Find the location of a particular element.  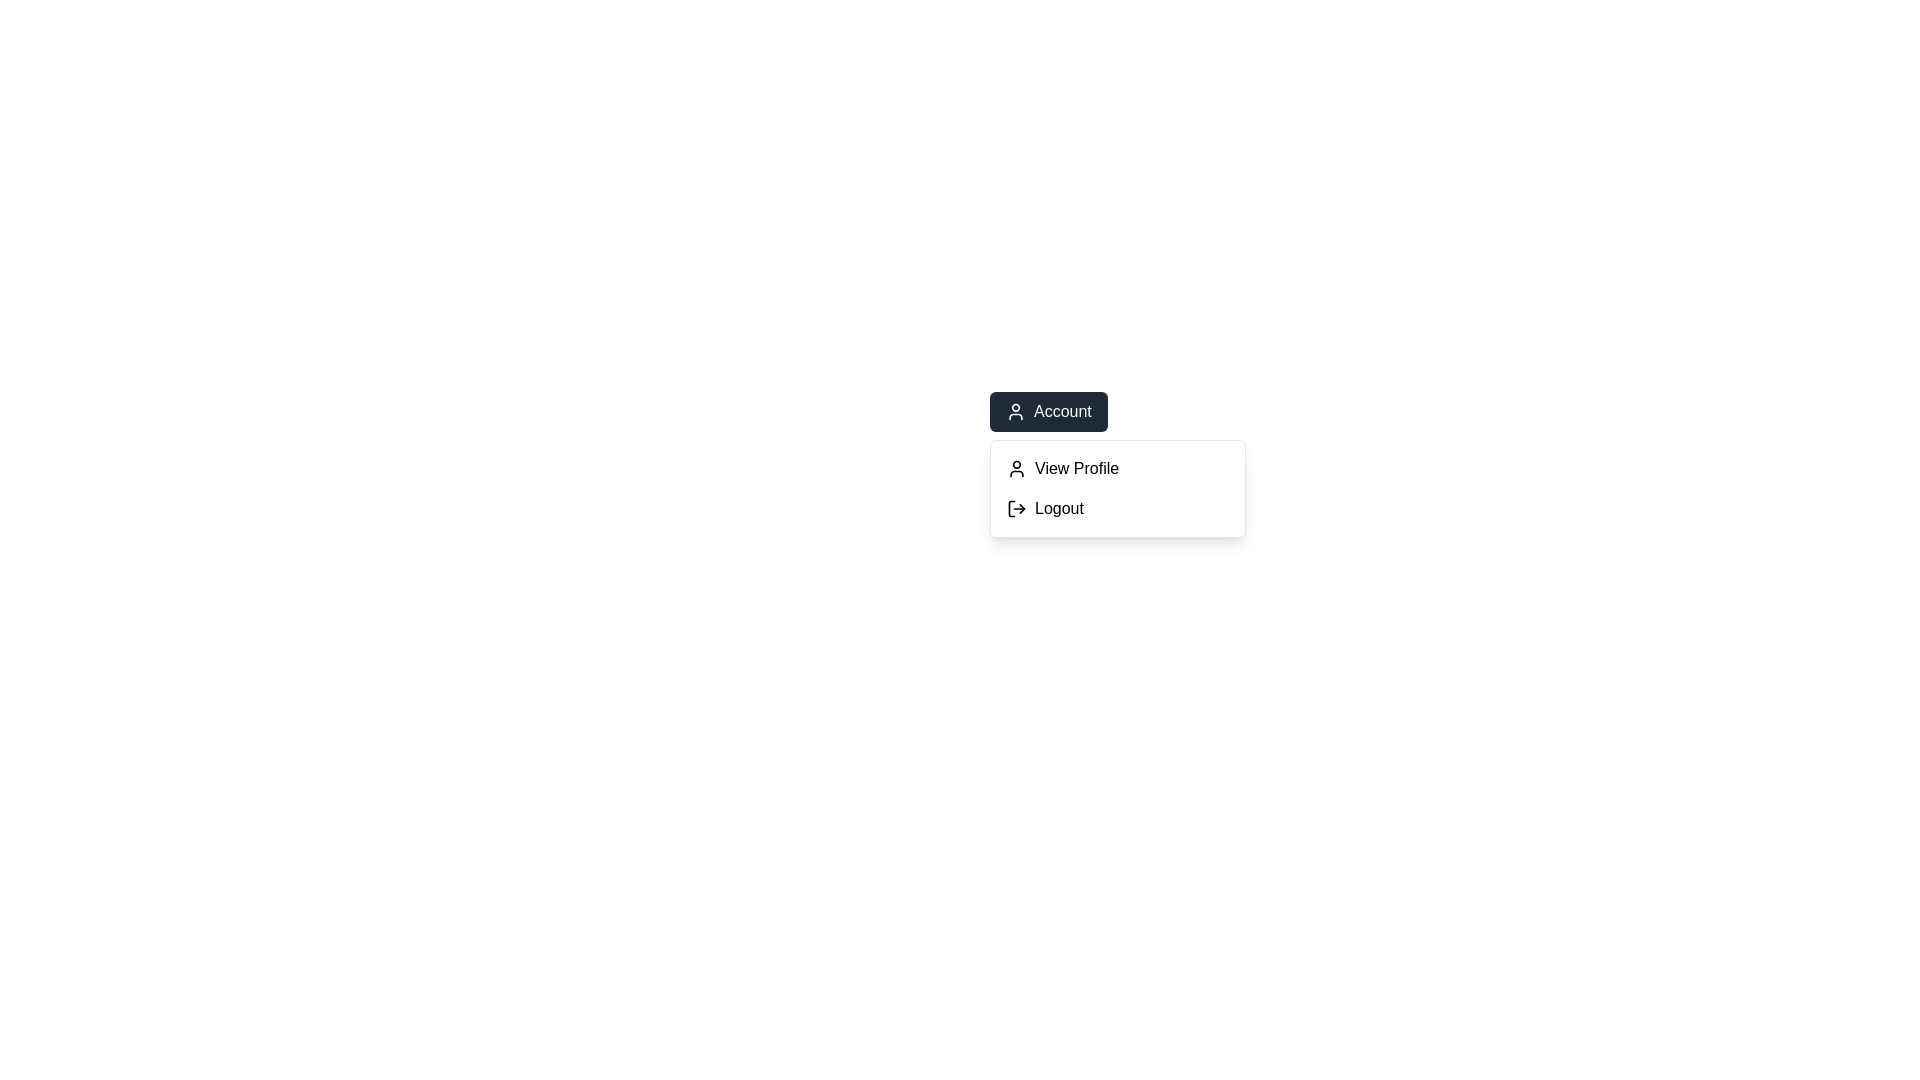

the user profile icon, which is a small black circular figure with a person outline, located to the left of the 'View Profile' text in the dropdown menu under the 'Account' button is located at coordinates (1017, 469).